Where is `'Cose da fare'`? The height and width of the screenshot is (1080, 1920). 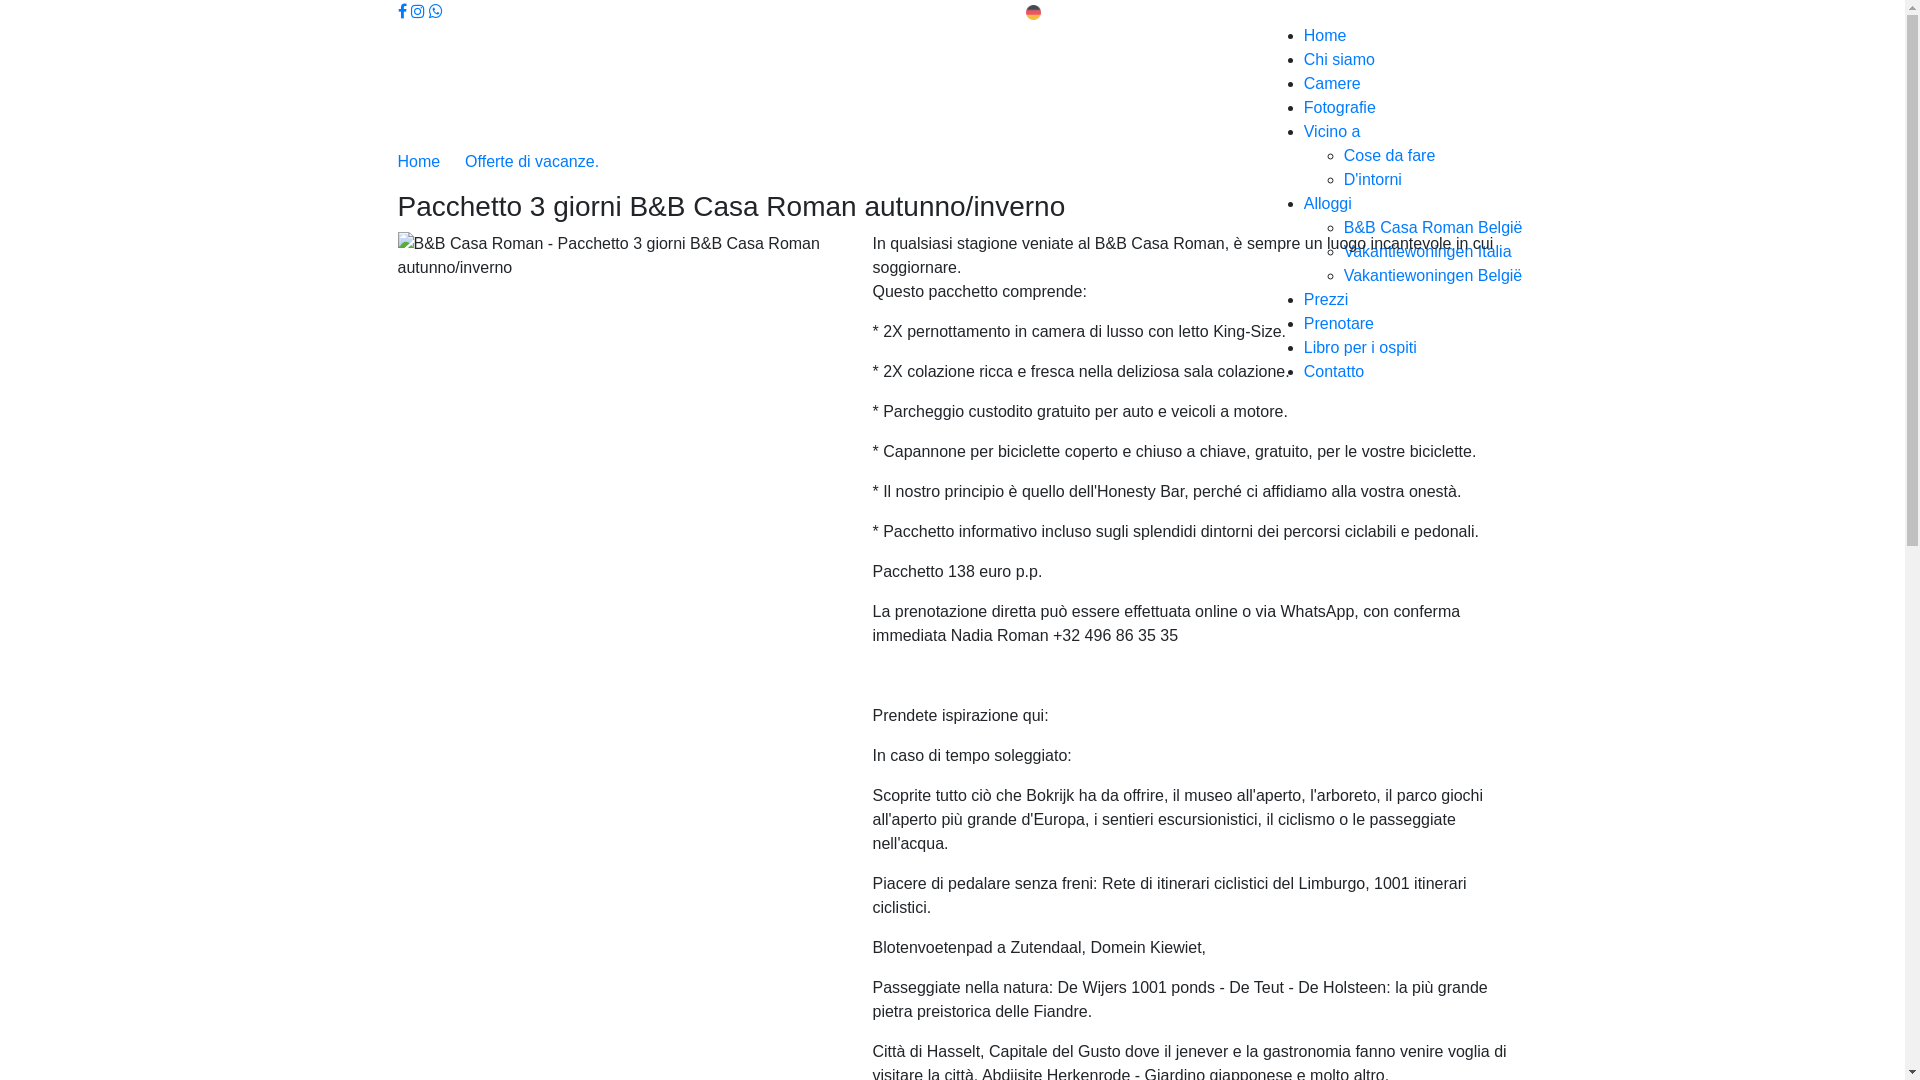 'Cose da fare' is located at coordinates (1389, 154).